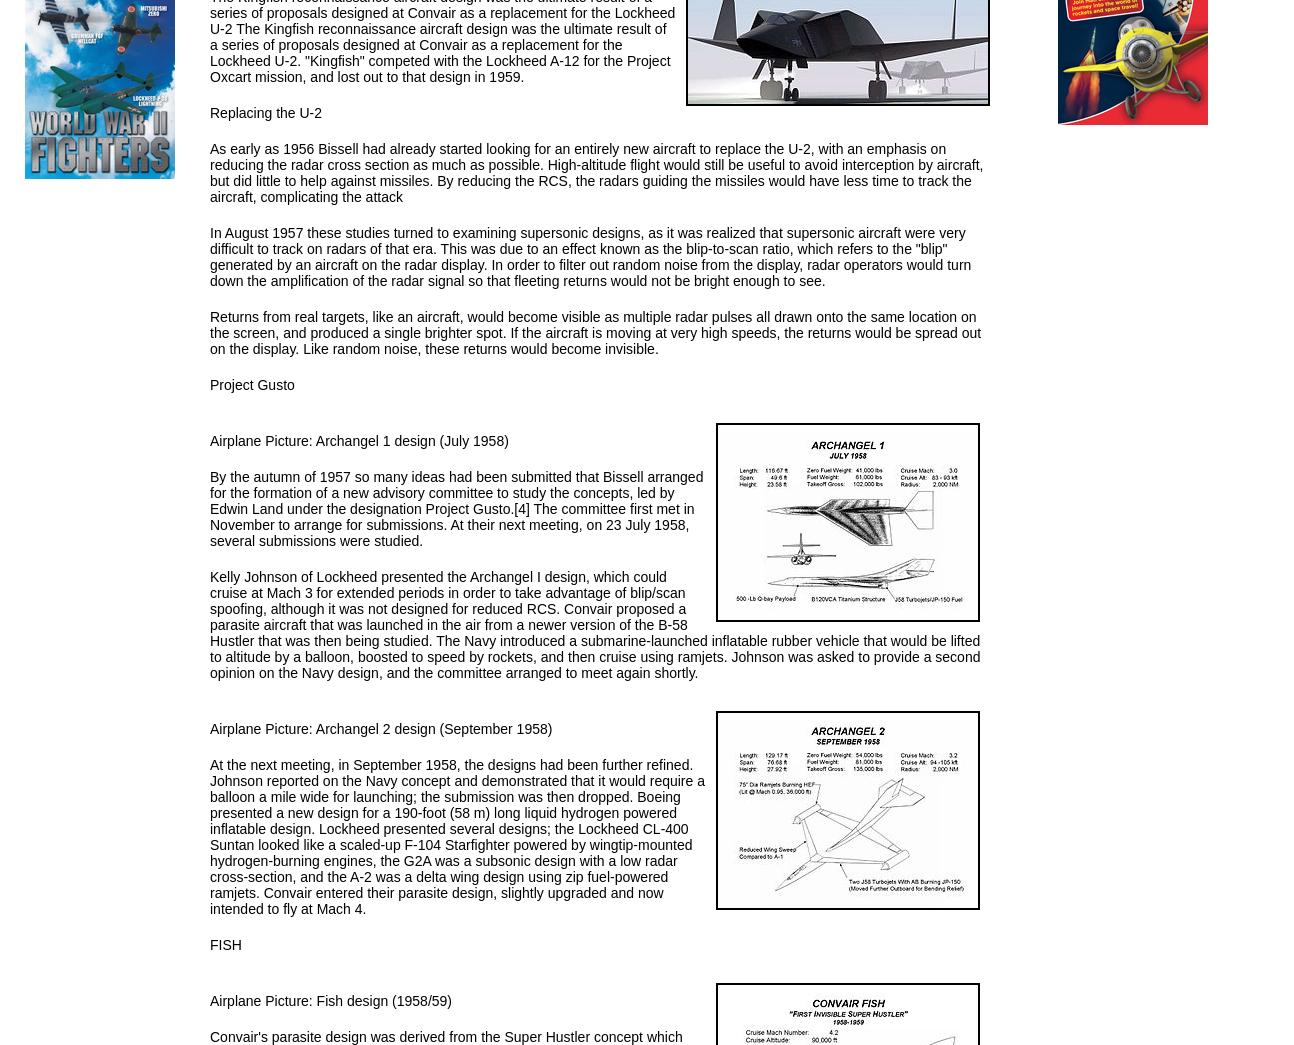  Describe the element at coordinates (331, 1001) in the screenshot. I see `'Airplane Picture: Fish design (1958/59)'` at that location.